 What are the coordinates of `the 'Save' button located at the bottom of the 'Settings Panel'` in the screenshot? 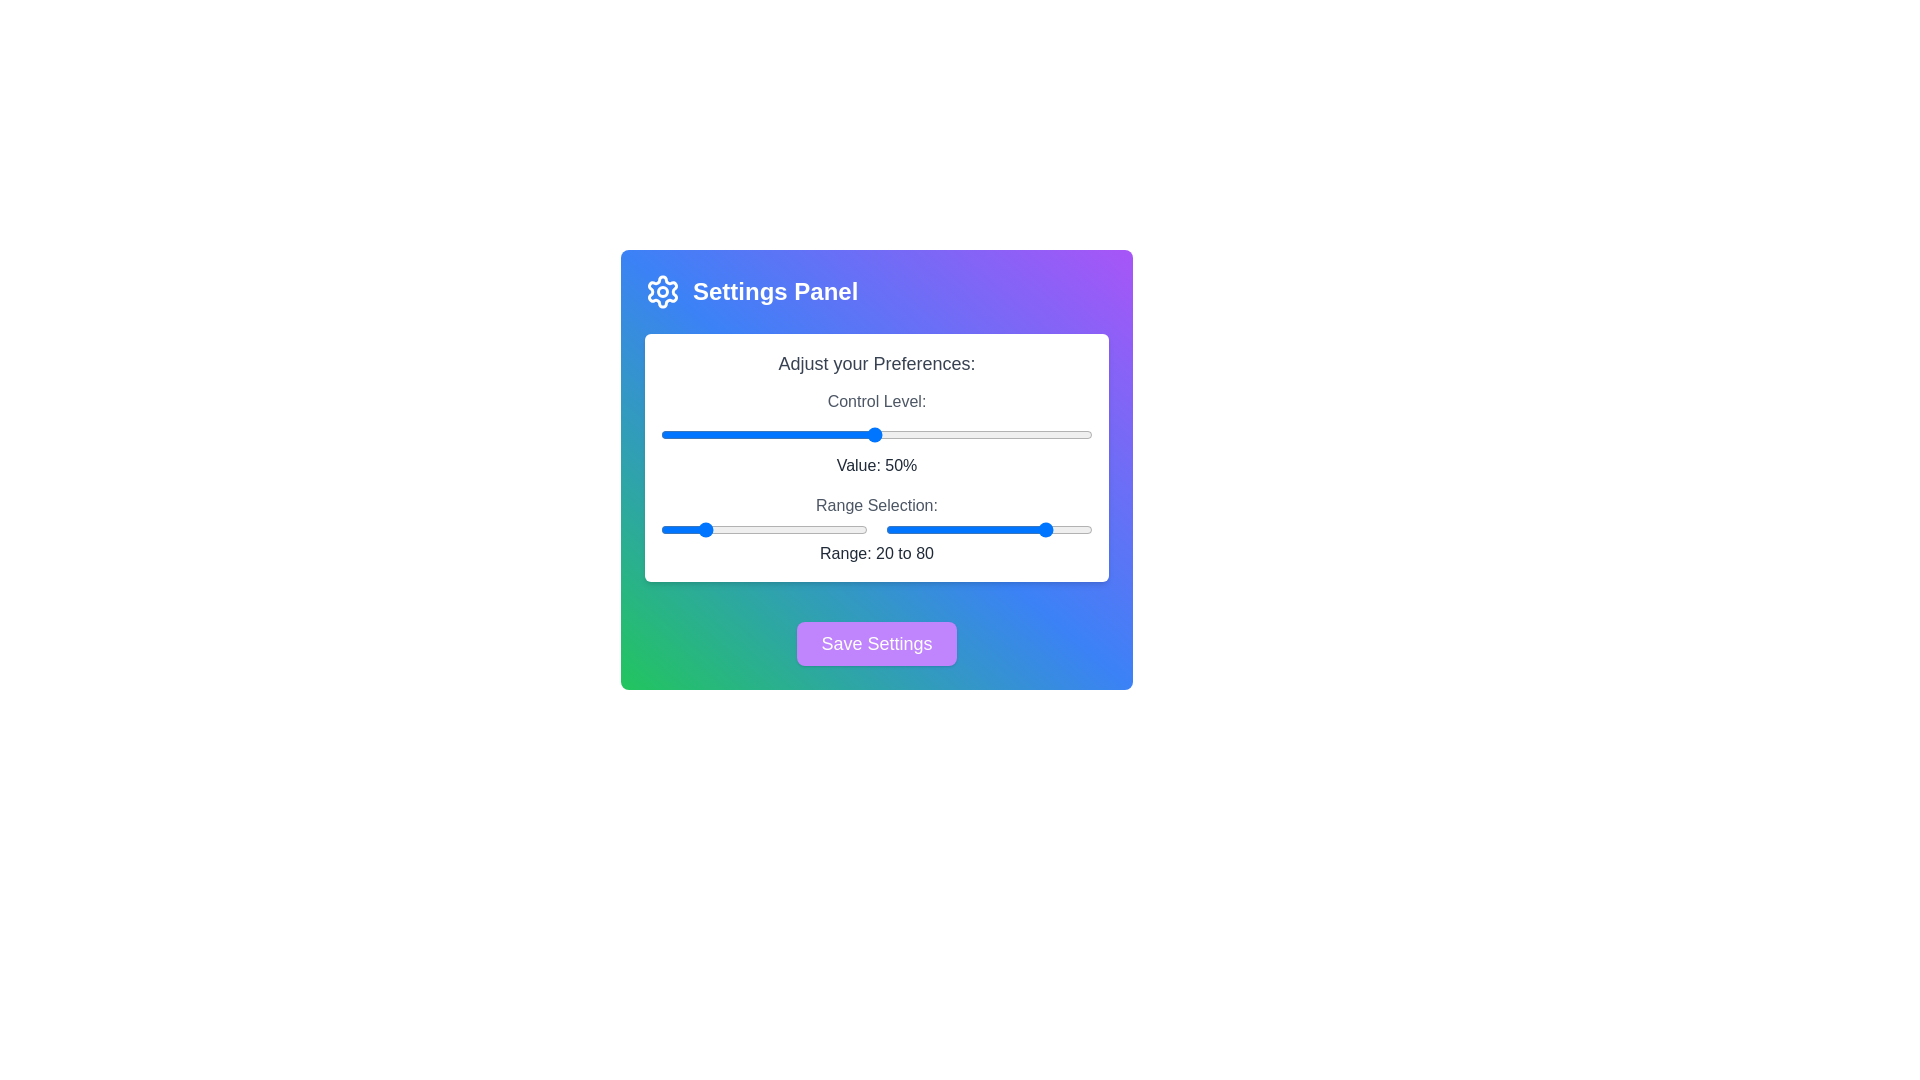 It's located at (877, 644).